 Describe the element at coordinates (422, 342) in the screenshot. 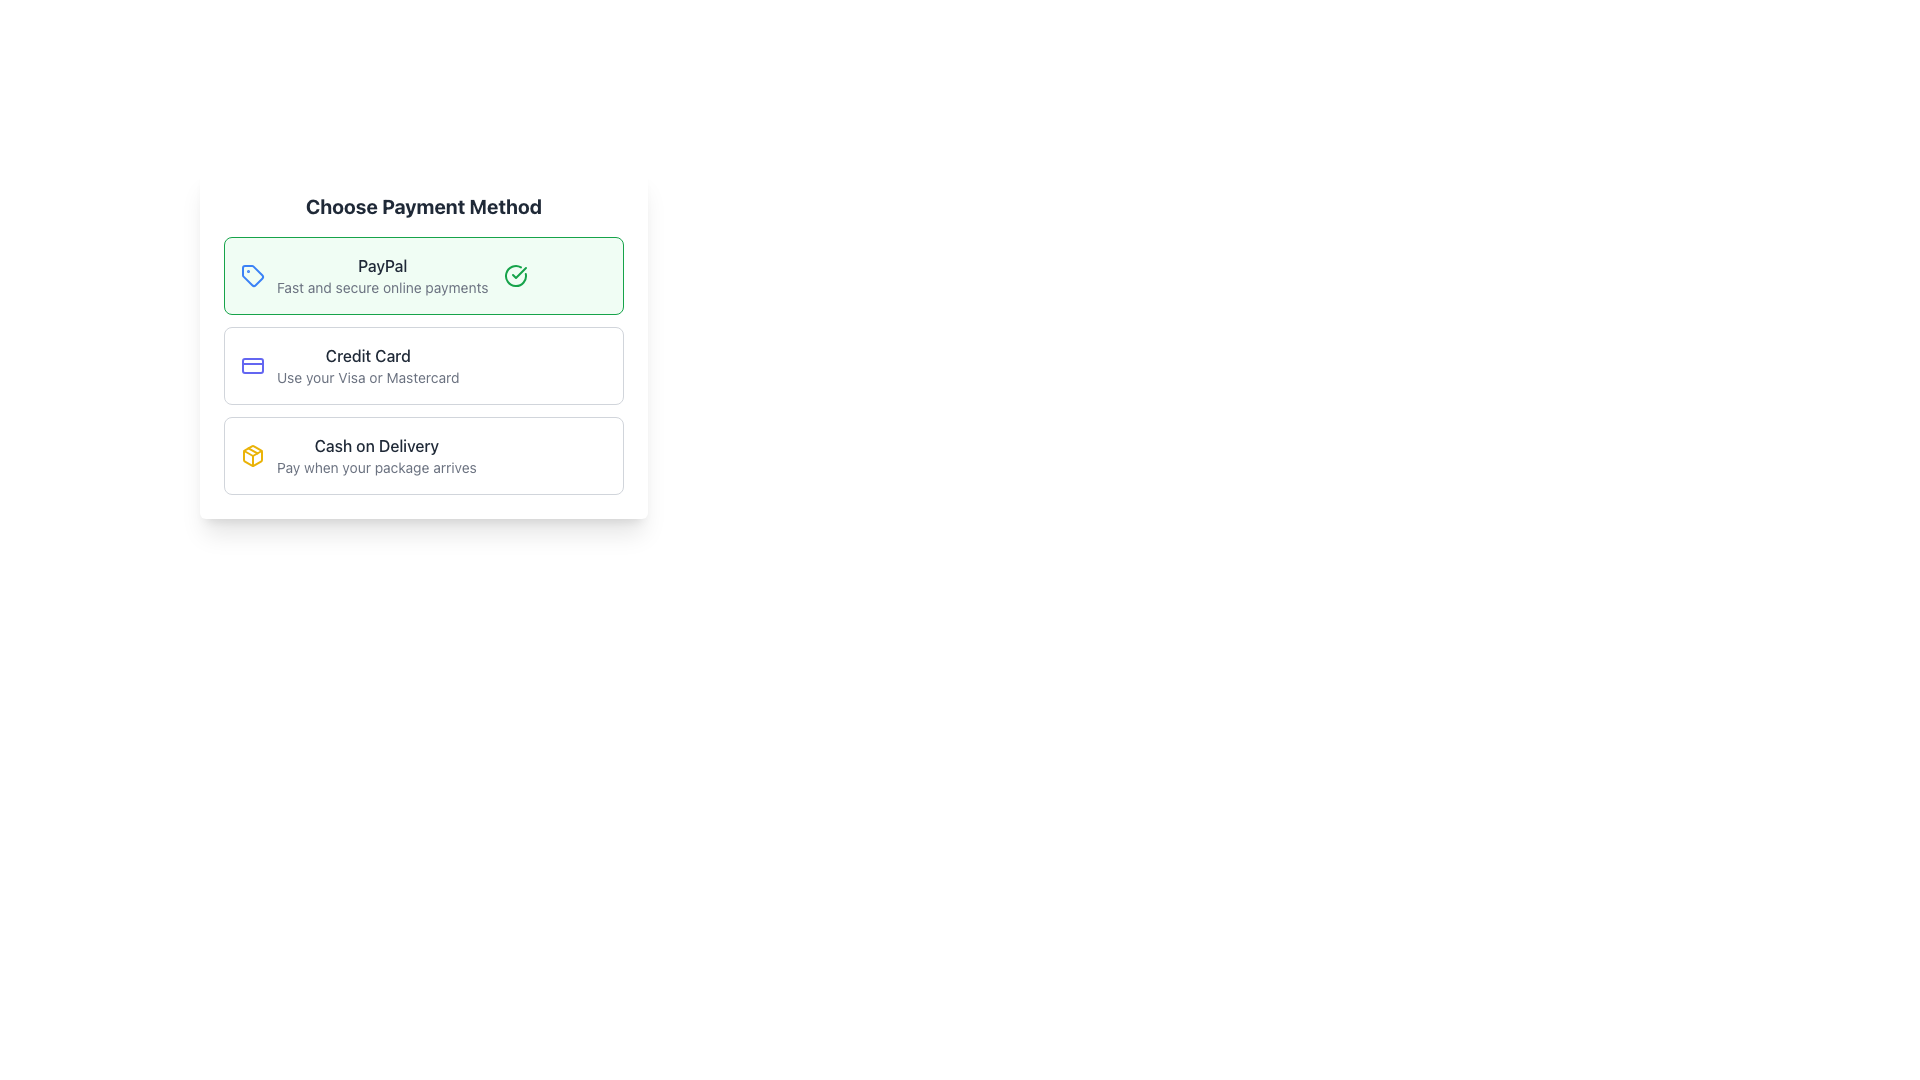

I see `the second Selectable Option Card in the 'Choose Payment Method' section` at that location.